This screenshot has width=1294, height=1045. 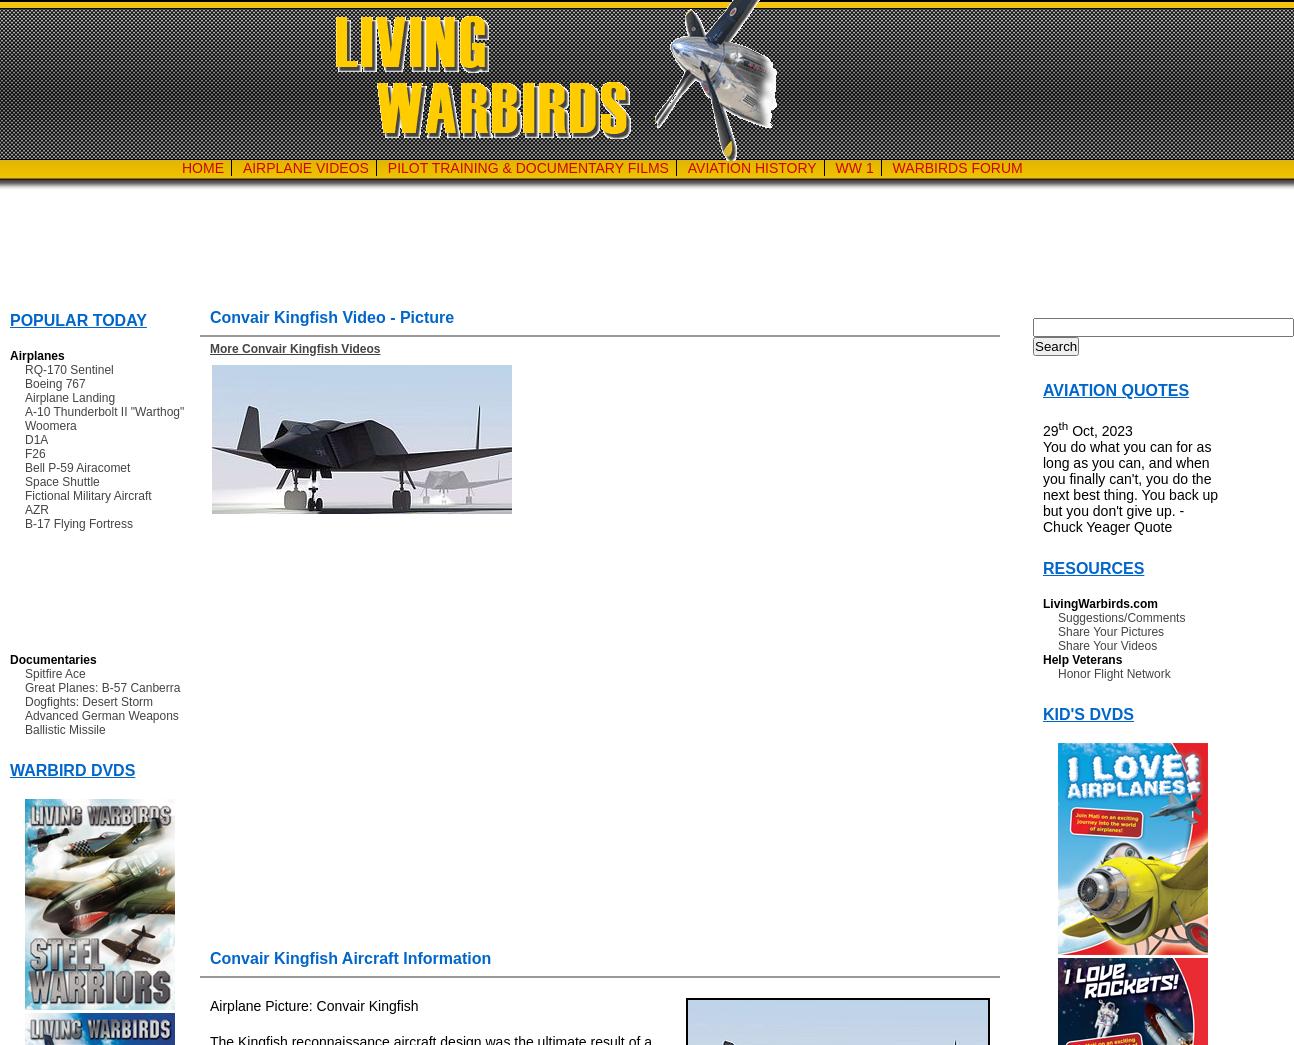 What do you see at coordinates (23, 494) in the screenshot?
I see `'Fictional Military Aircraft'` at bounding box center [23, 494].